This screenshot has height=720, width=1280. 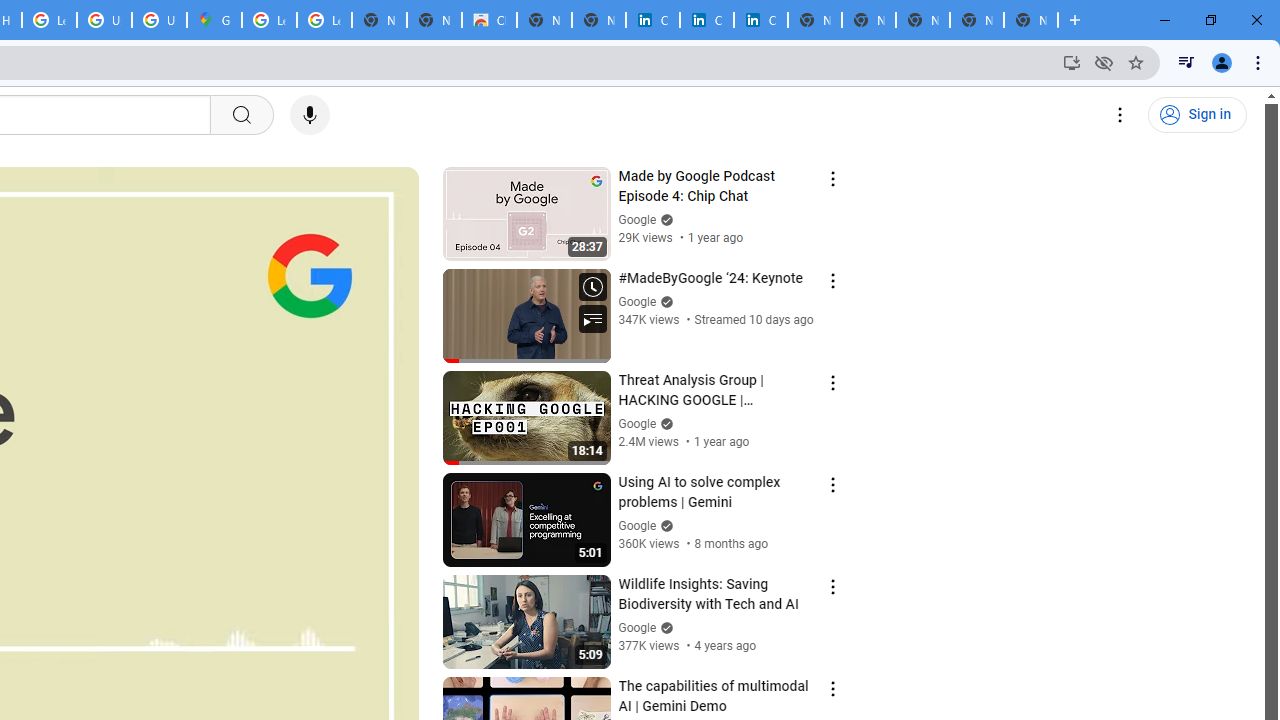 What do you see at coordinates (1031, 20) in the screenshot?
I see `'New Tab'` at bounding box center [1031, 20].